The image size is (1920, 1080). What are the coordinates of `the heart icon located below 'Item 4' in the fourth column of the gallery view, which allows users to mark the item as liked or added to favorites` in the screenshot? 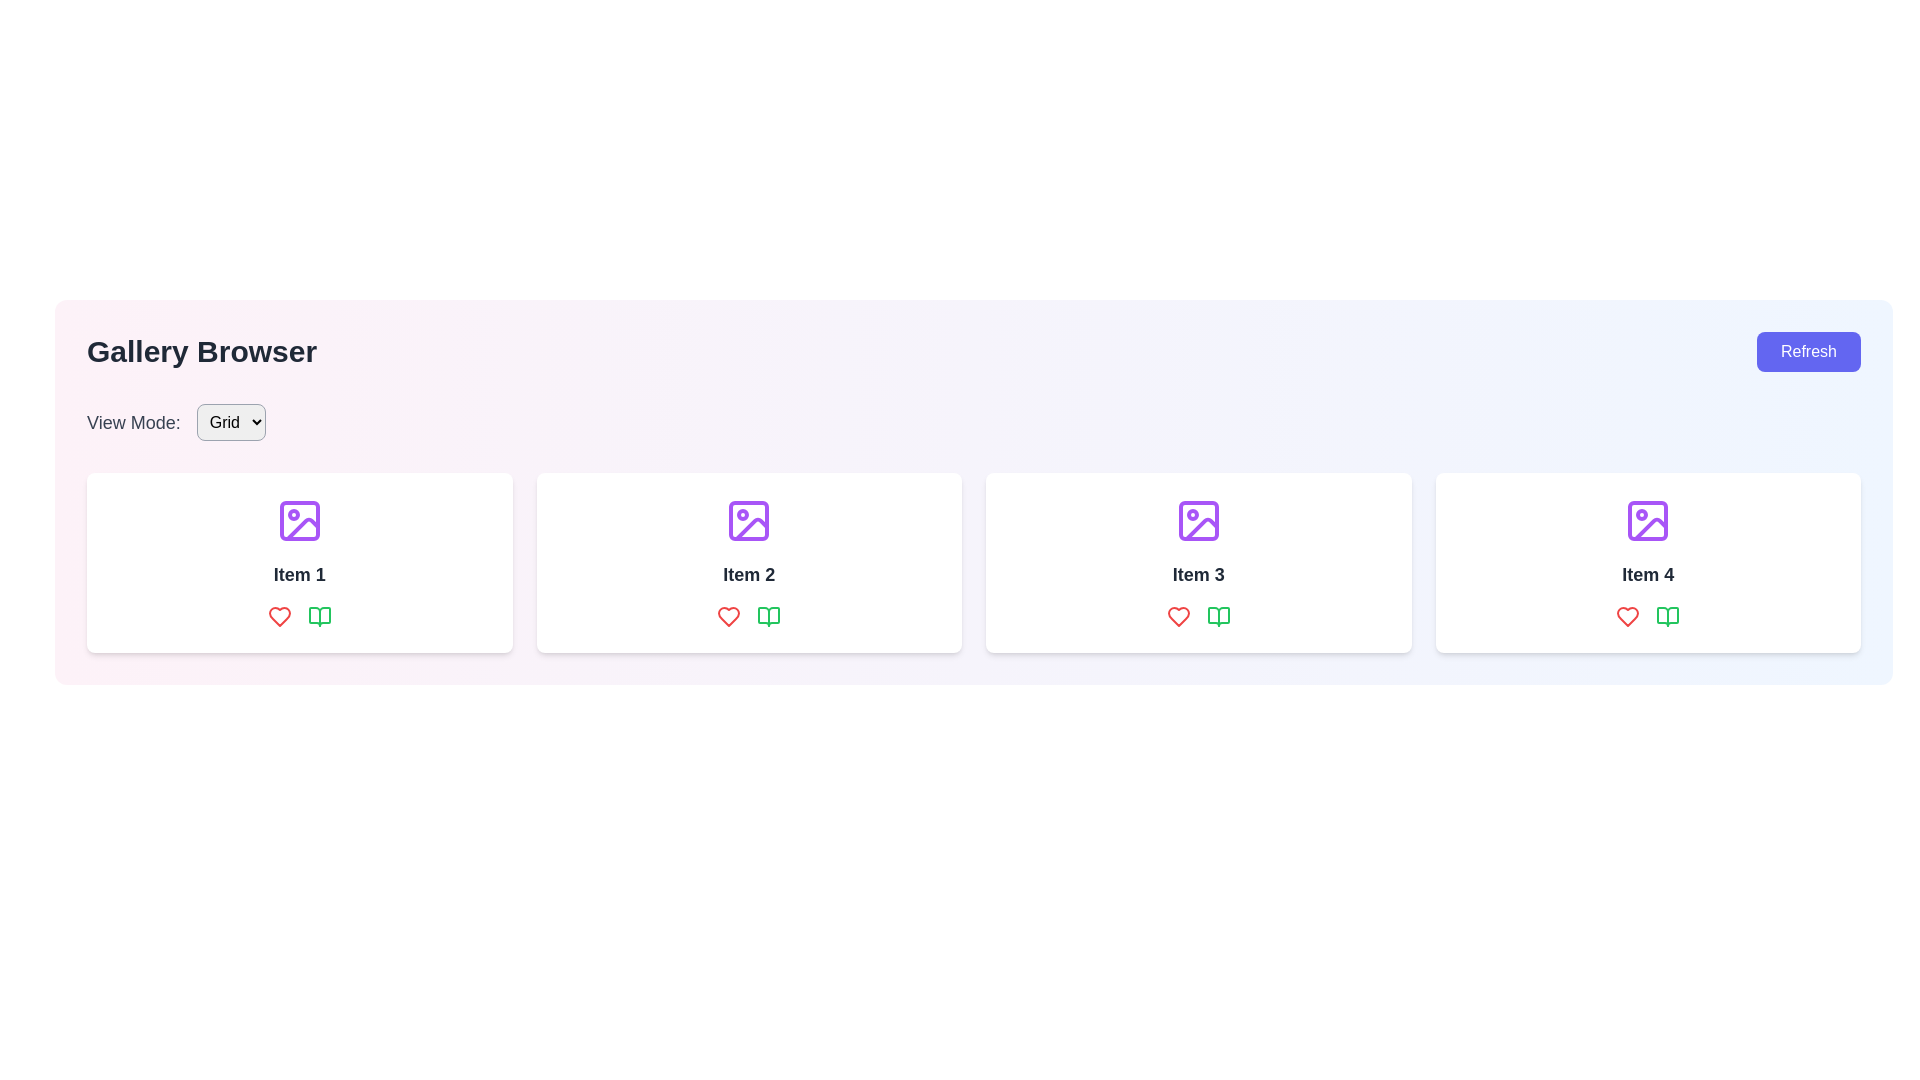 It's located at (1628, 616).